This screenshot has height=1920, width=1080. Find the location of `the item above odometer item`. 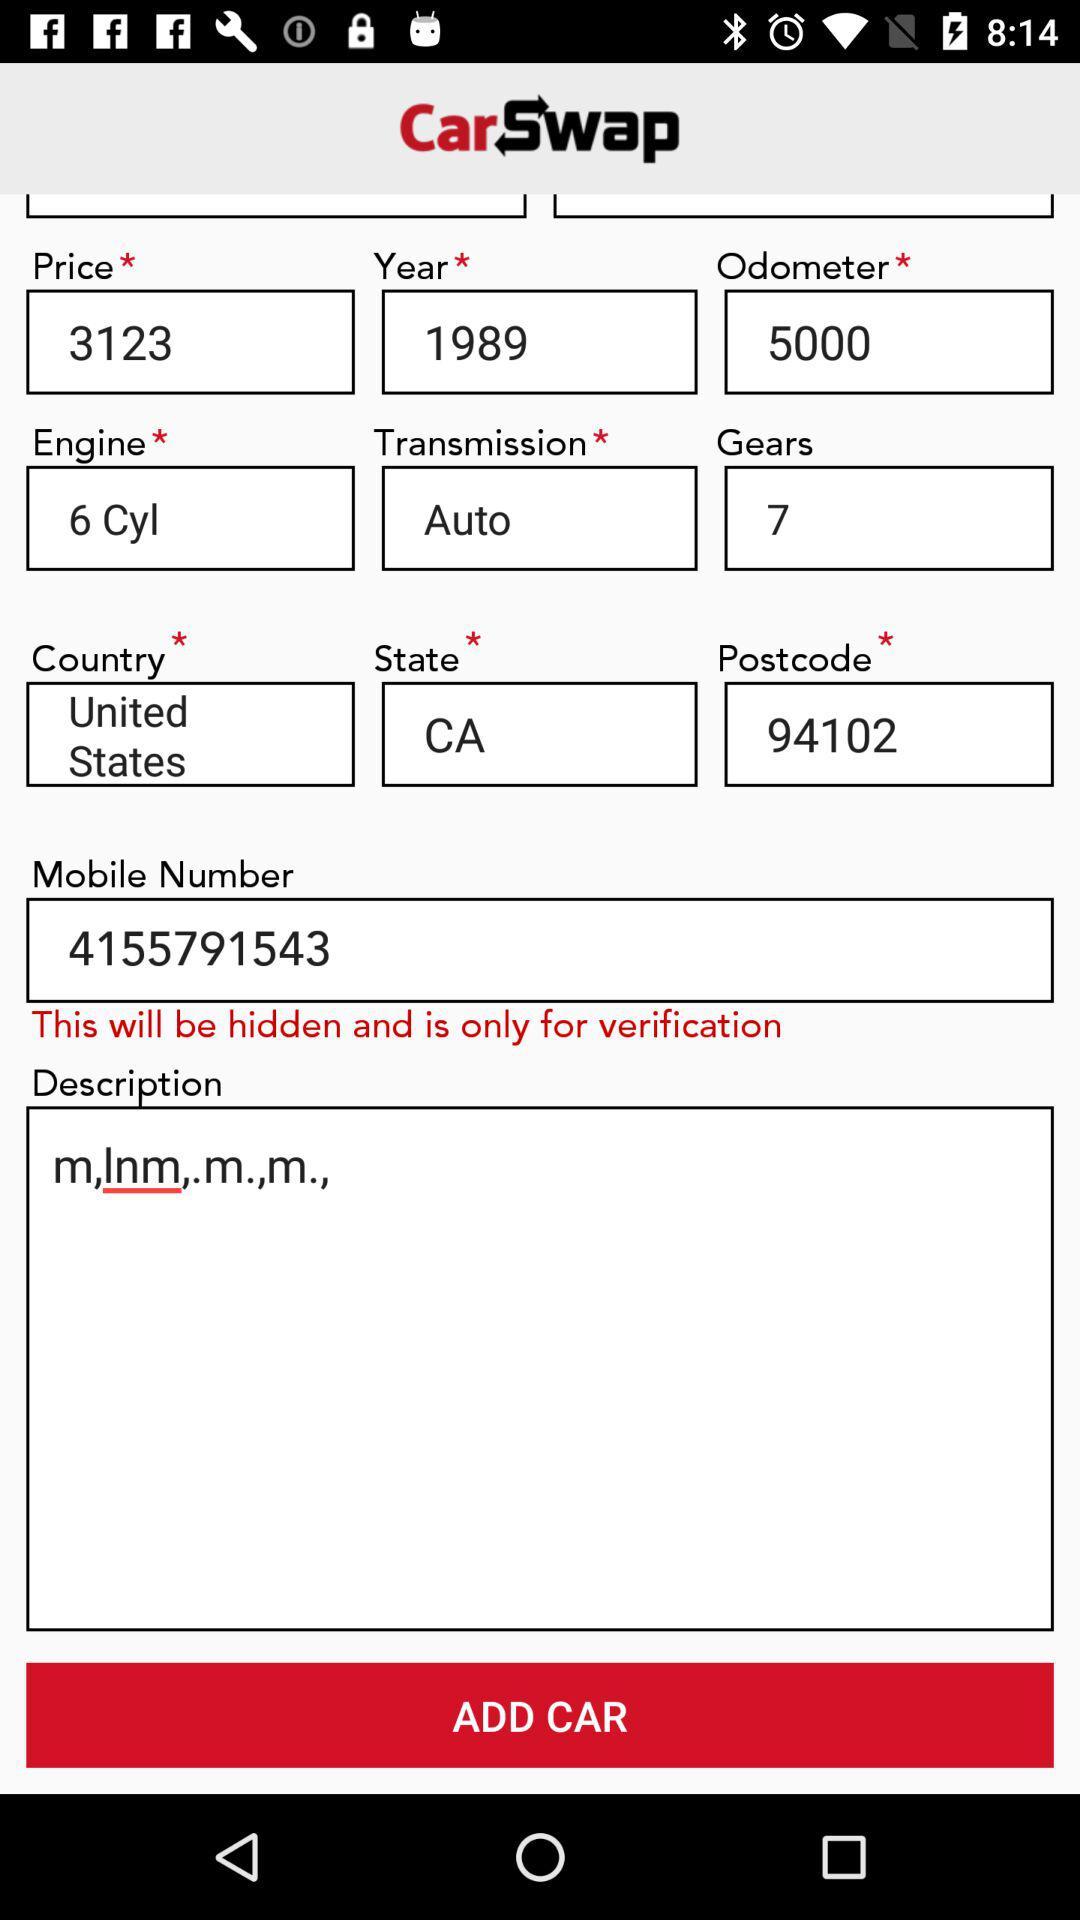

the item above odometer item is located at coordinates (802, 206).